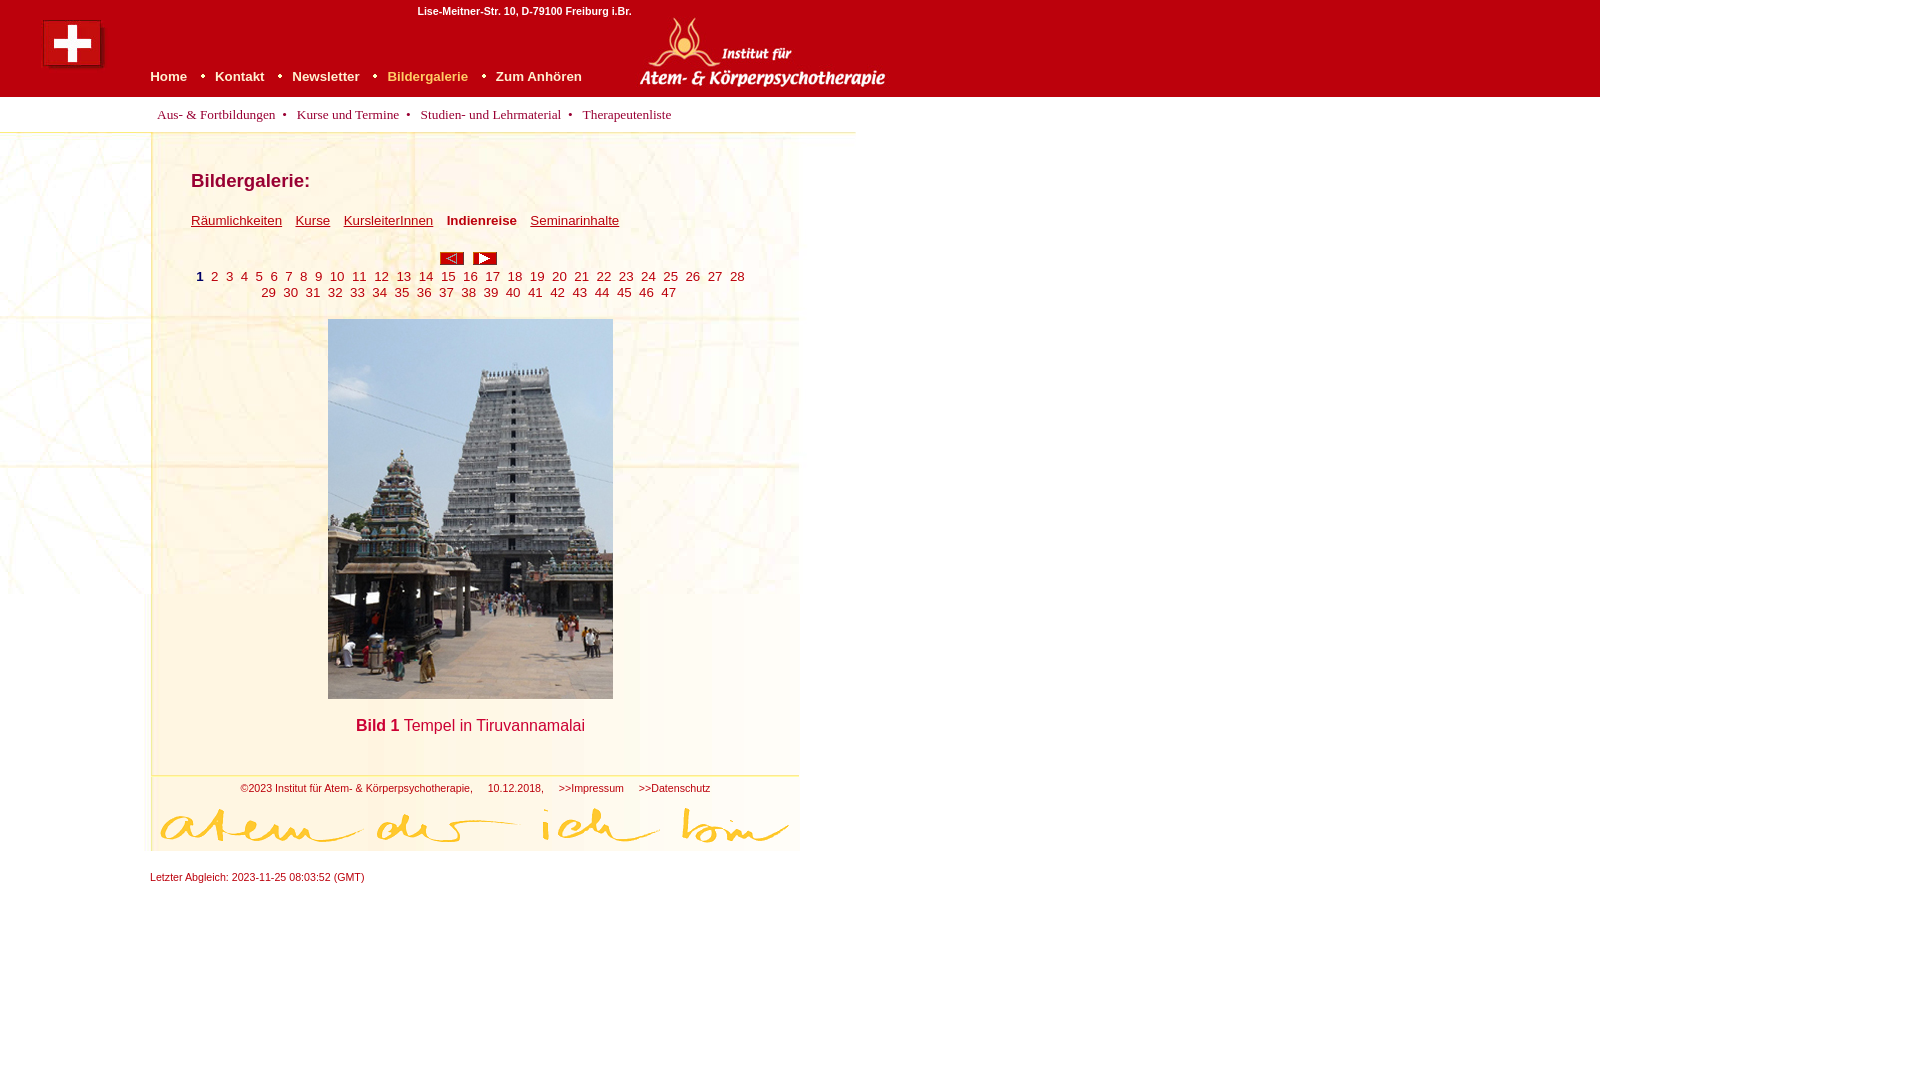 The height and width of the screenshot is (1080, 1920). Describe the element at coordinates (287, 276) in the screenshot. I see `'7'` at that location.